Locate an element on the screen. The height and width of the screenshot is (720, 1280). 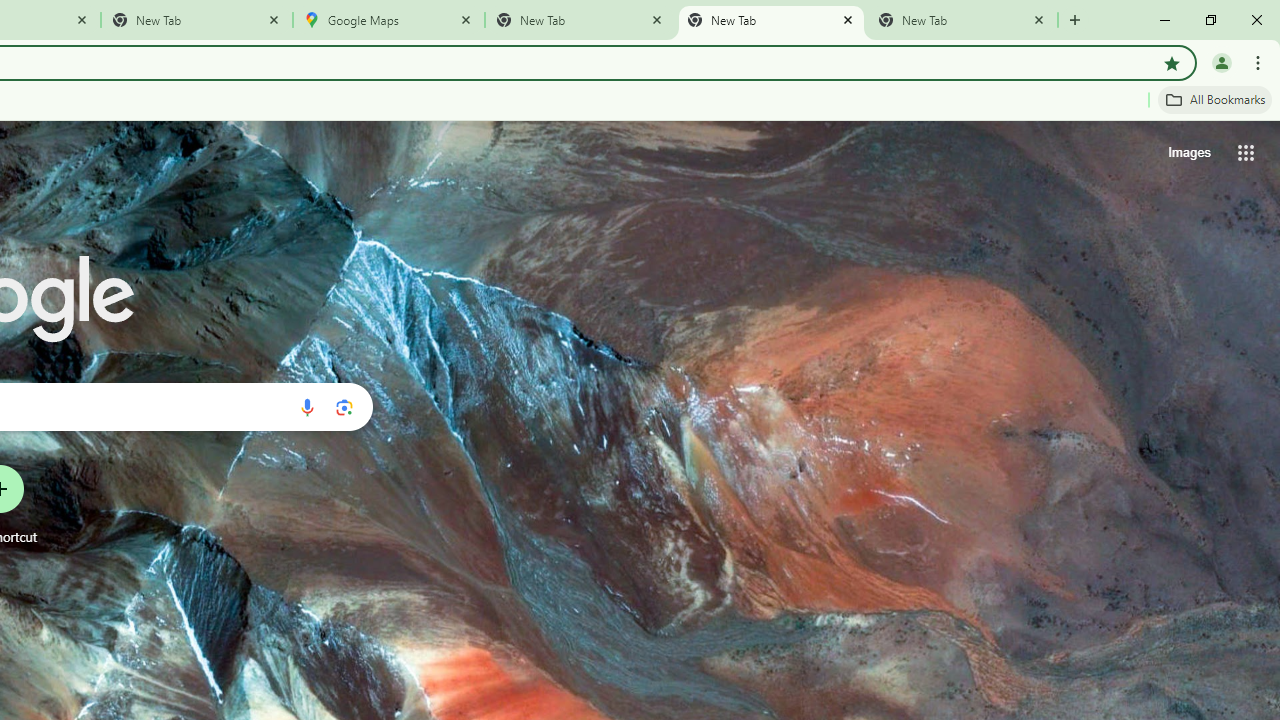
'New Tab' is located at coordinates (962, 20).